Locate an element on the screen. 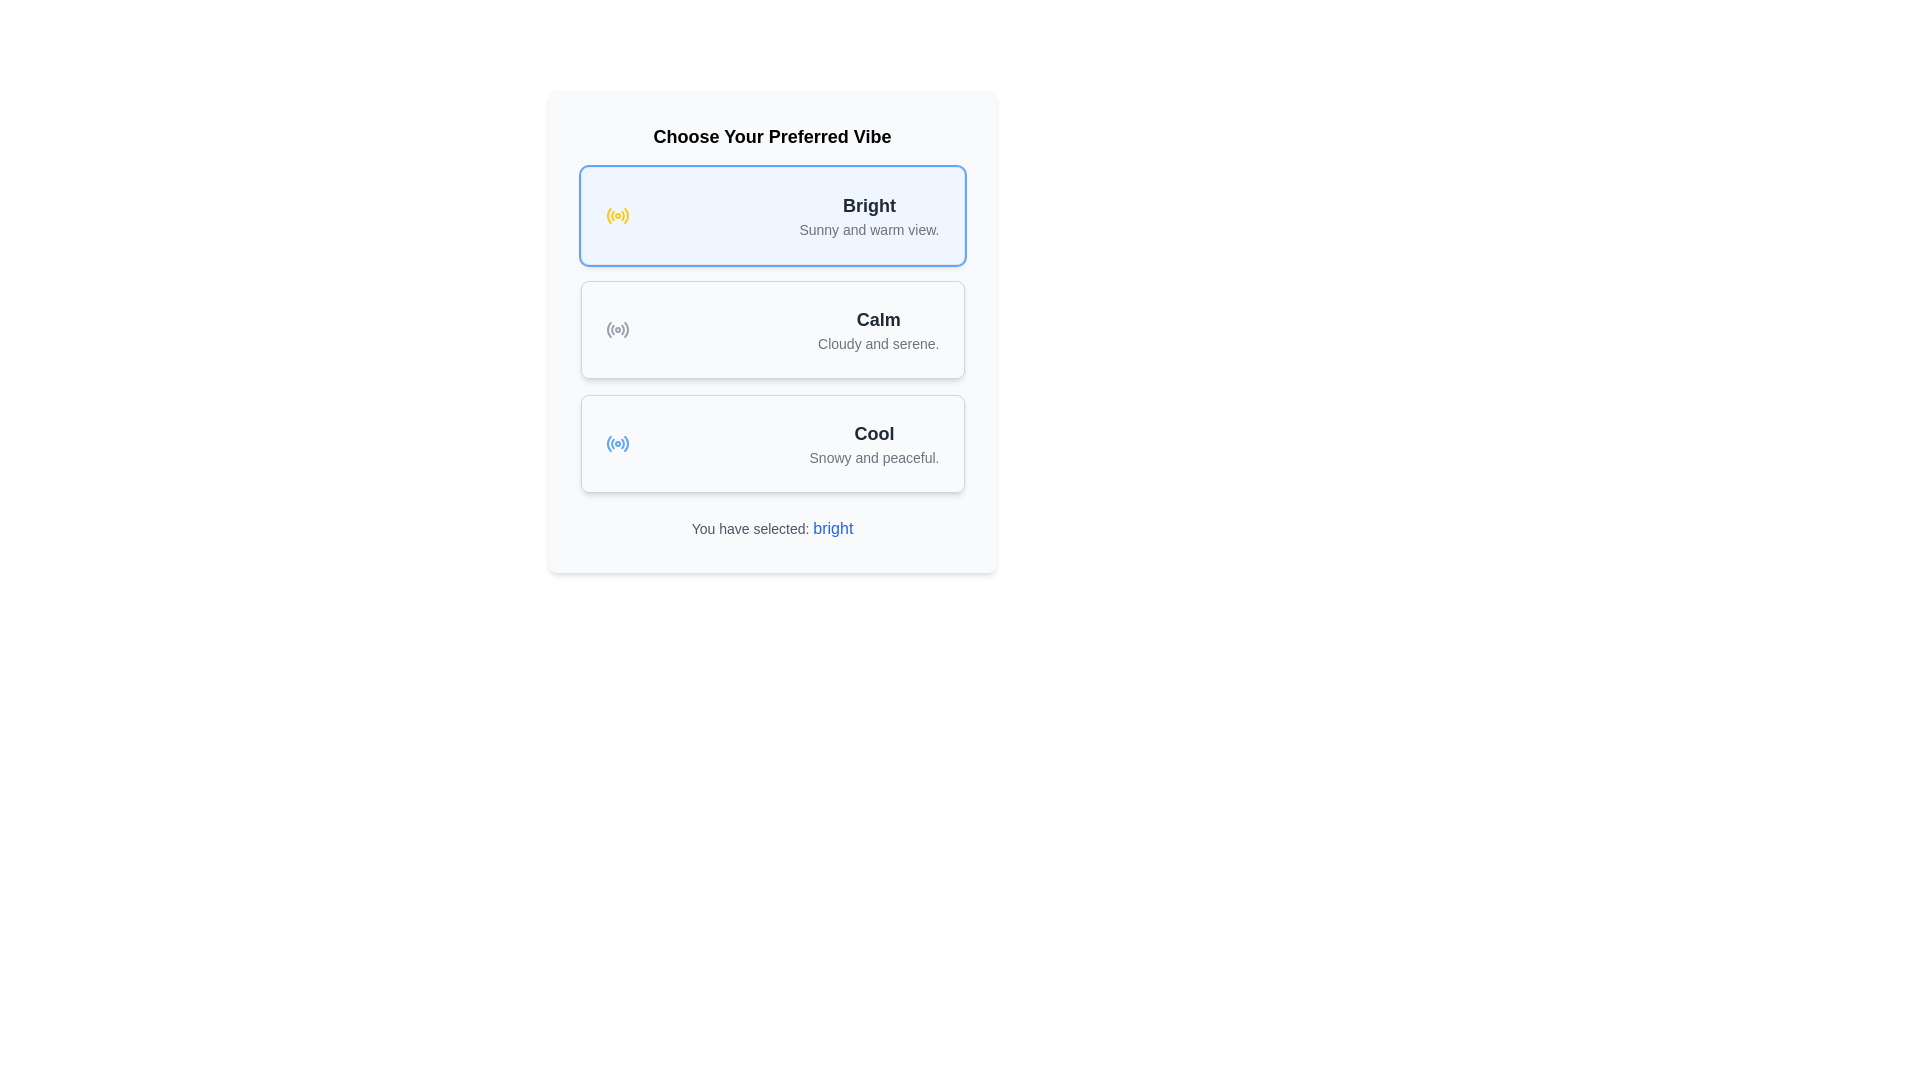 The image size is (1920, 1080). the decorative 'Calm' vibe icon located in the second row of the 'Choose Your Preferred Vibe' list, positioned before the text 'Cloudy and serene.' is located at coordinates (616, 329).